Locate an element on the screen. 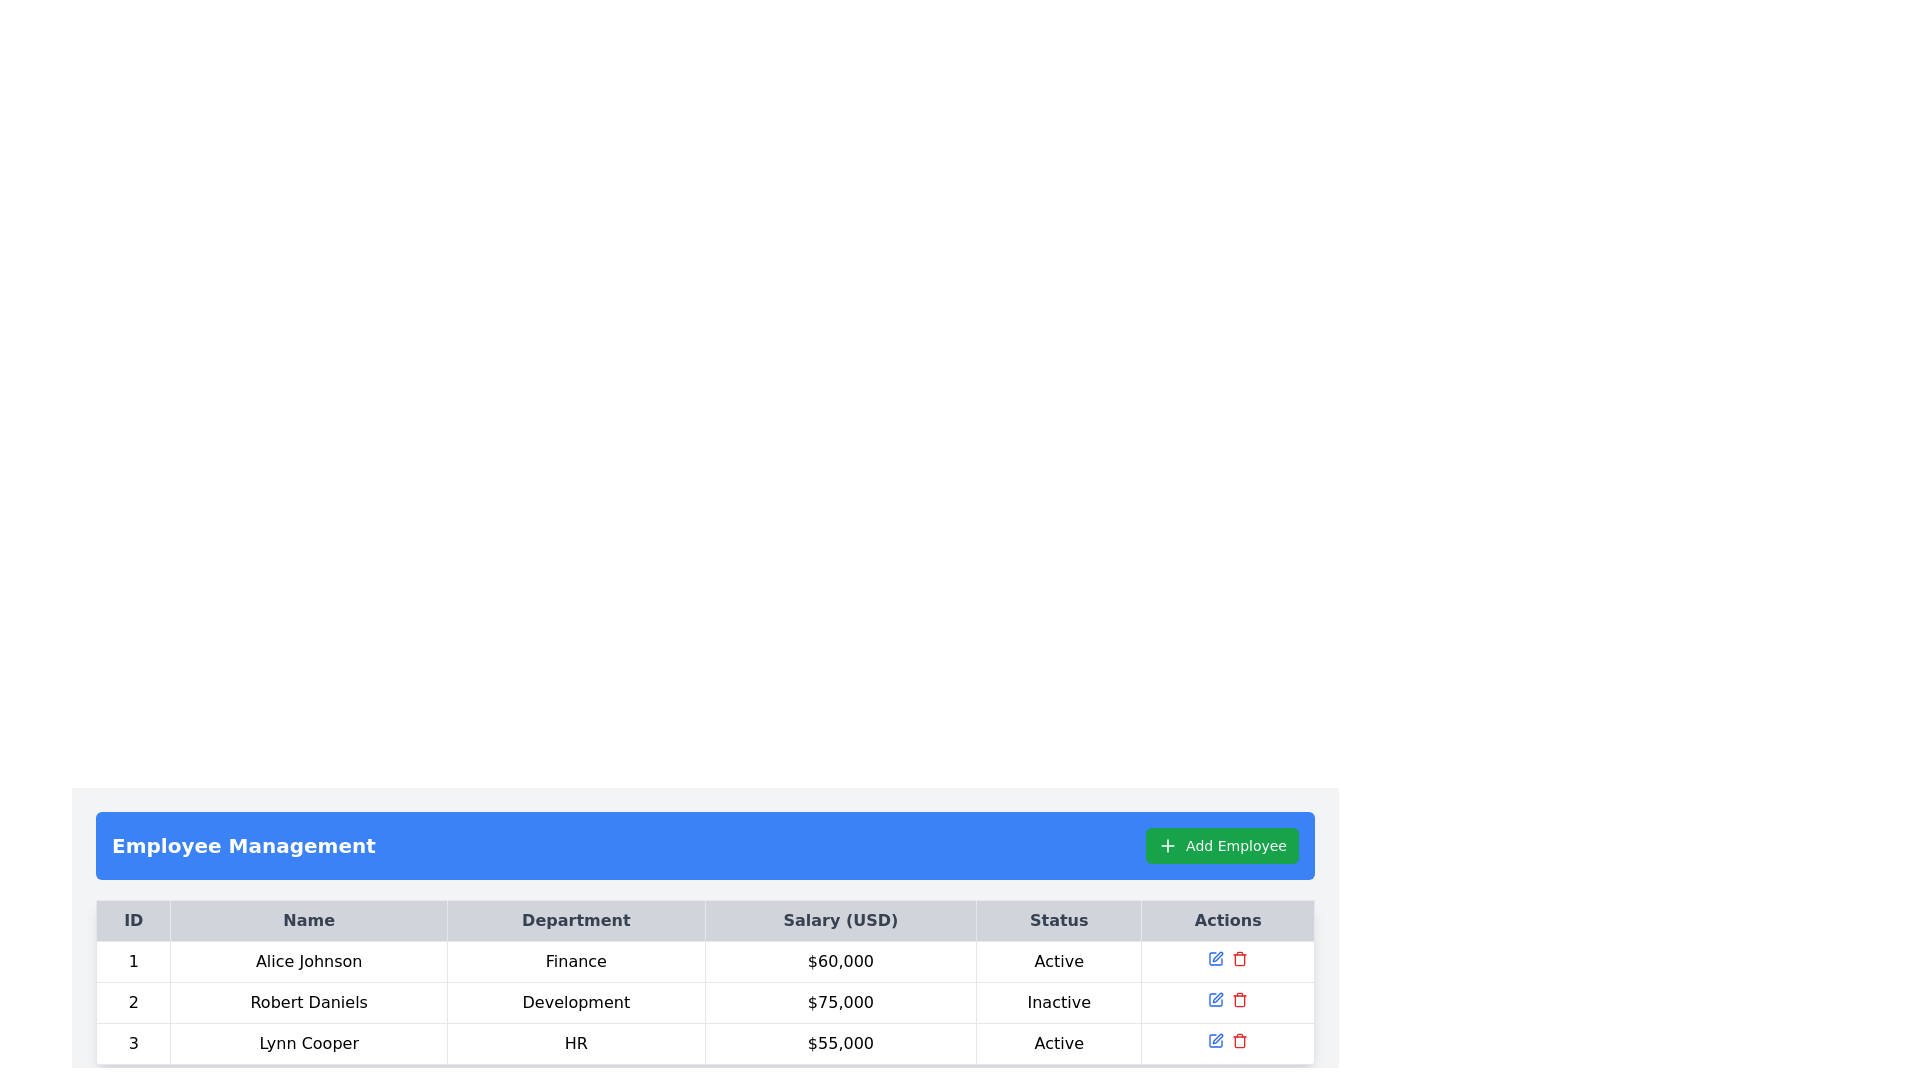 This screenshot has height=1080, width=1920. the pen icon button located in the actions column of the third row of the table, used for editing actions is located at coordinates (1217, 998).